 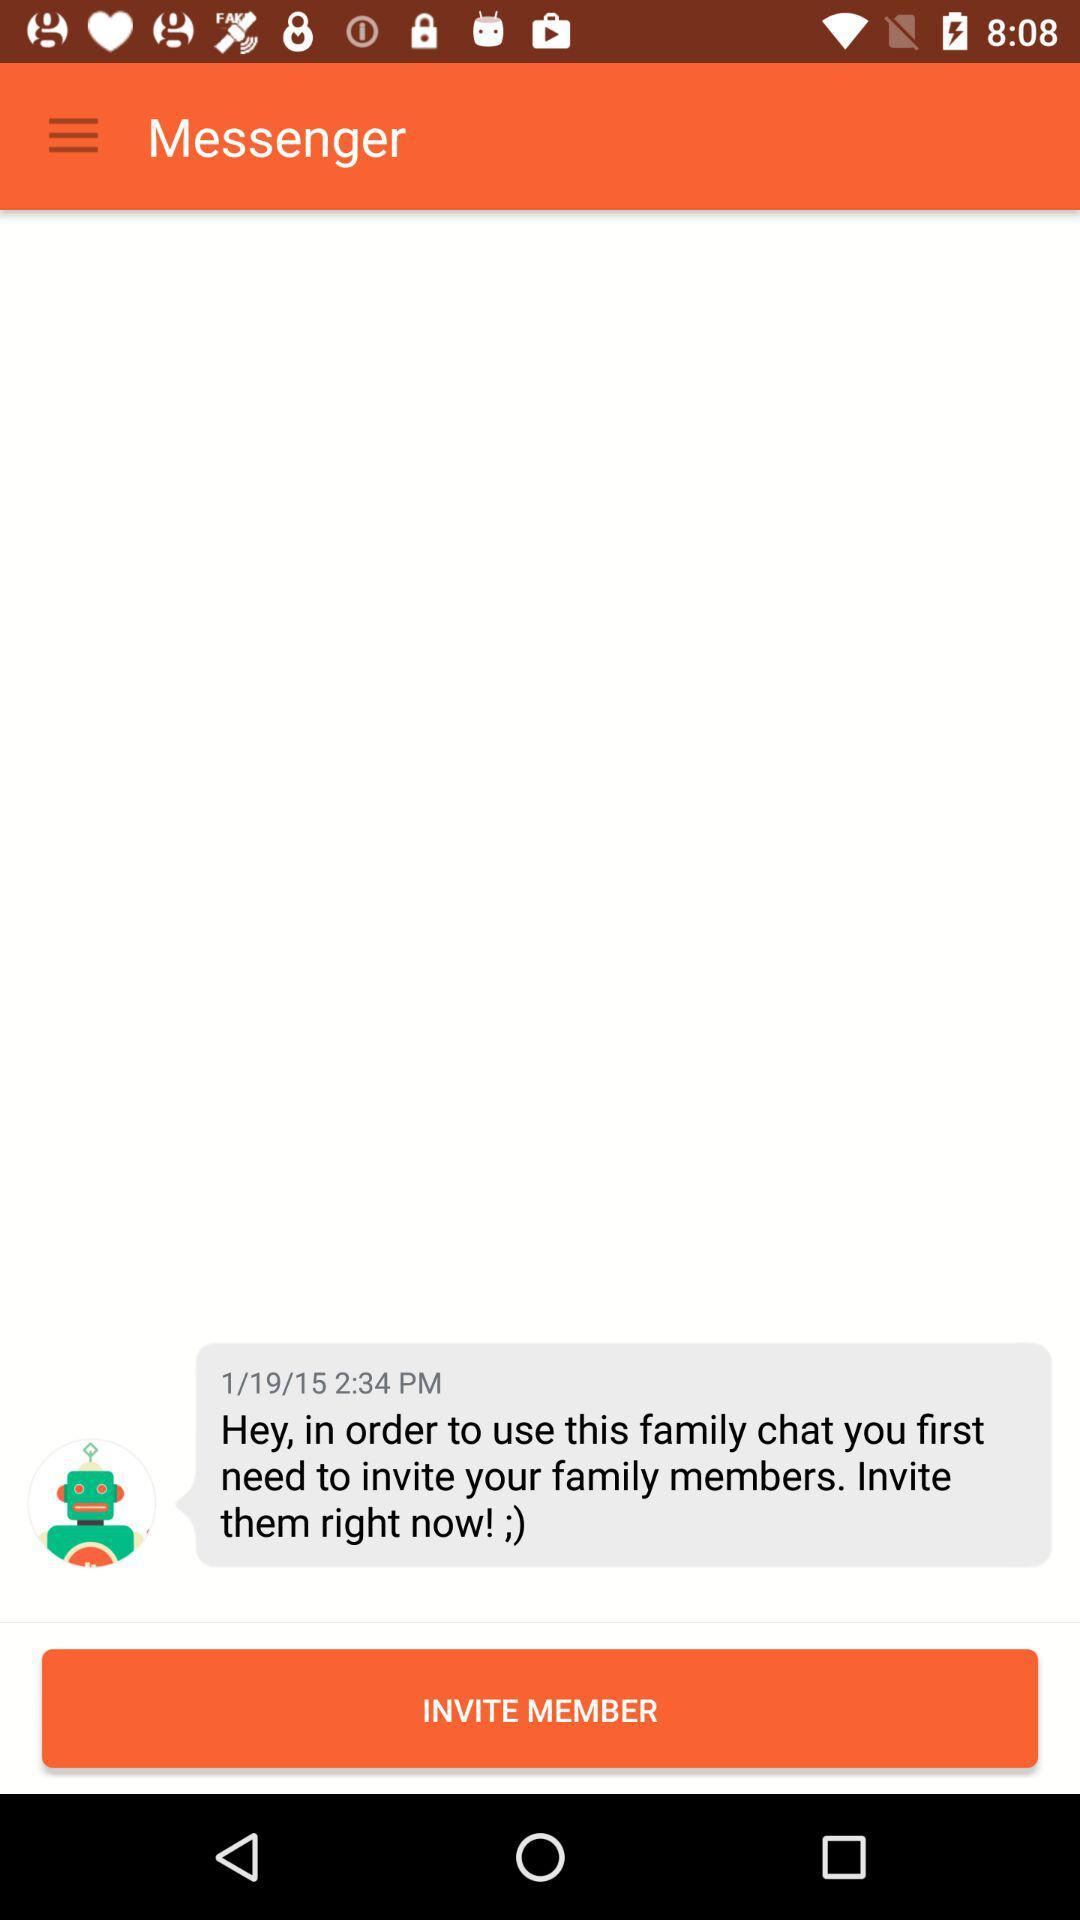 What do you see at coordinates (330, 1380) in the screenshot?
I see `1 19 15` at bounding box center [330, 1380].